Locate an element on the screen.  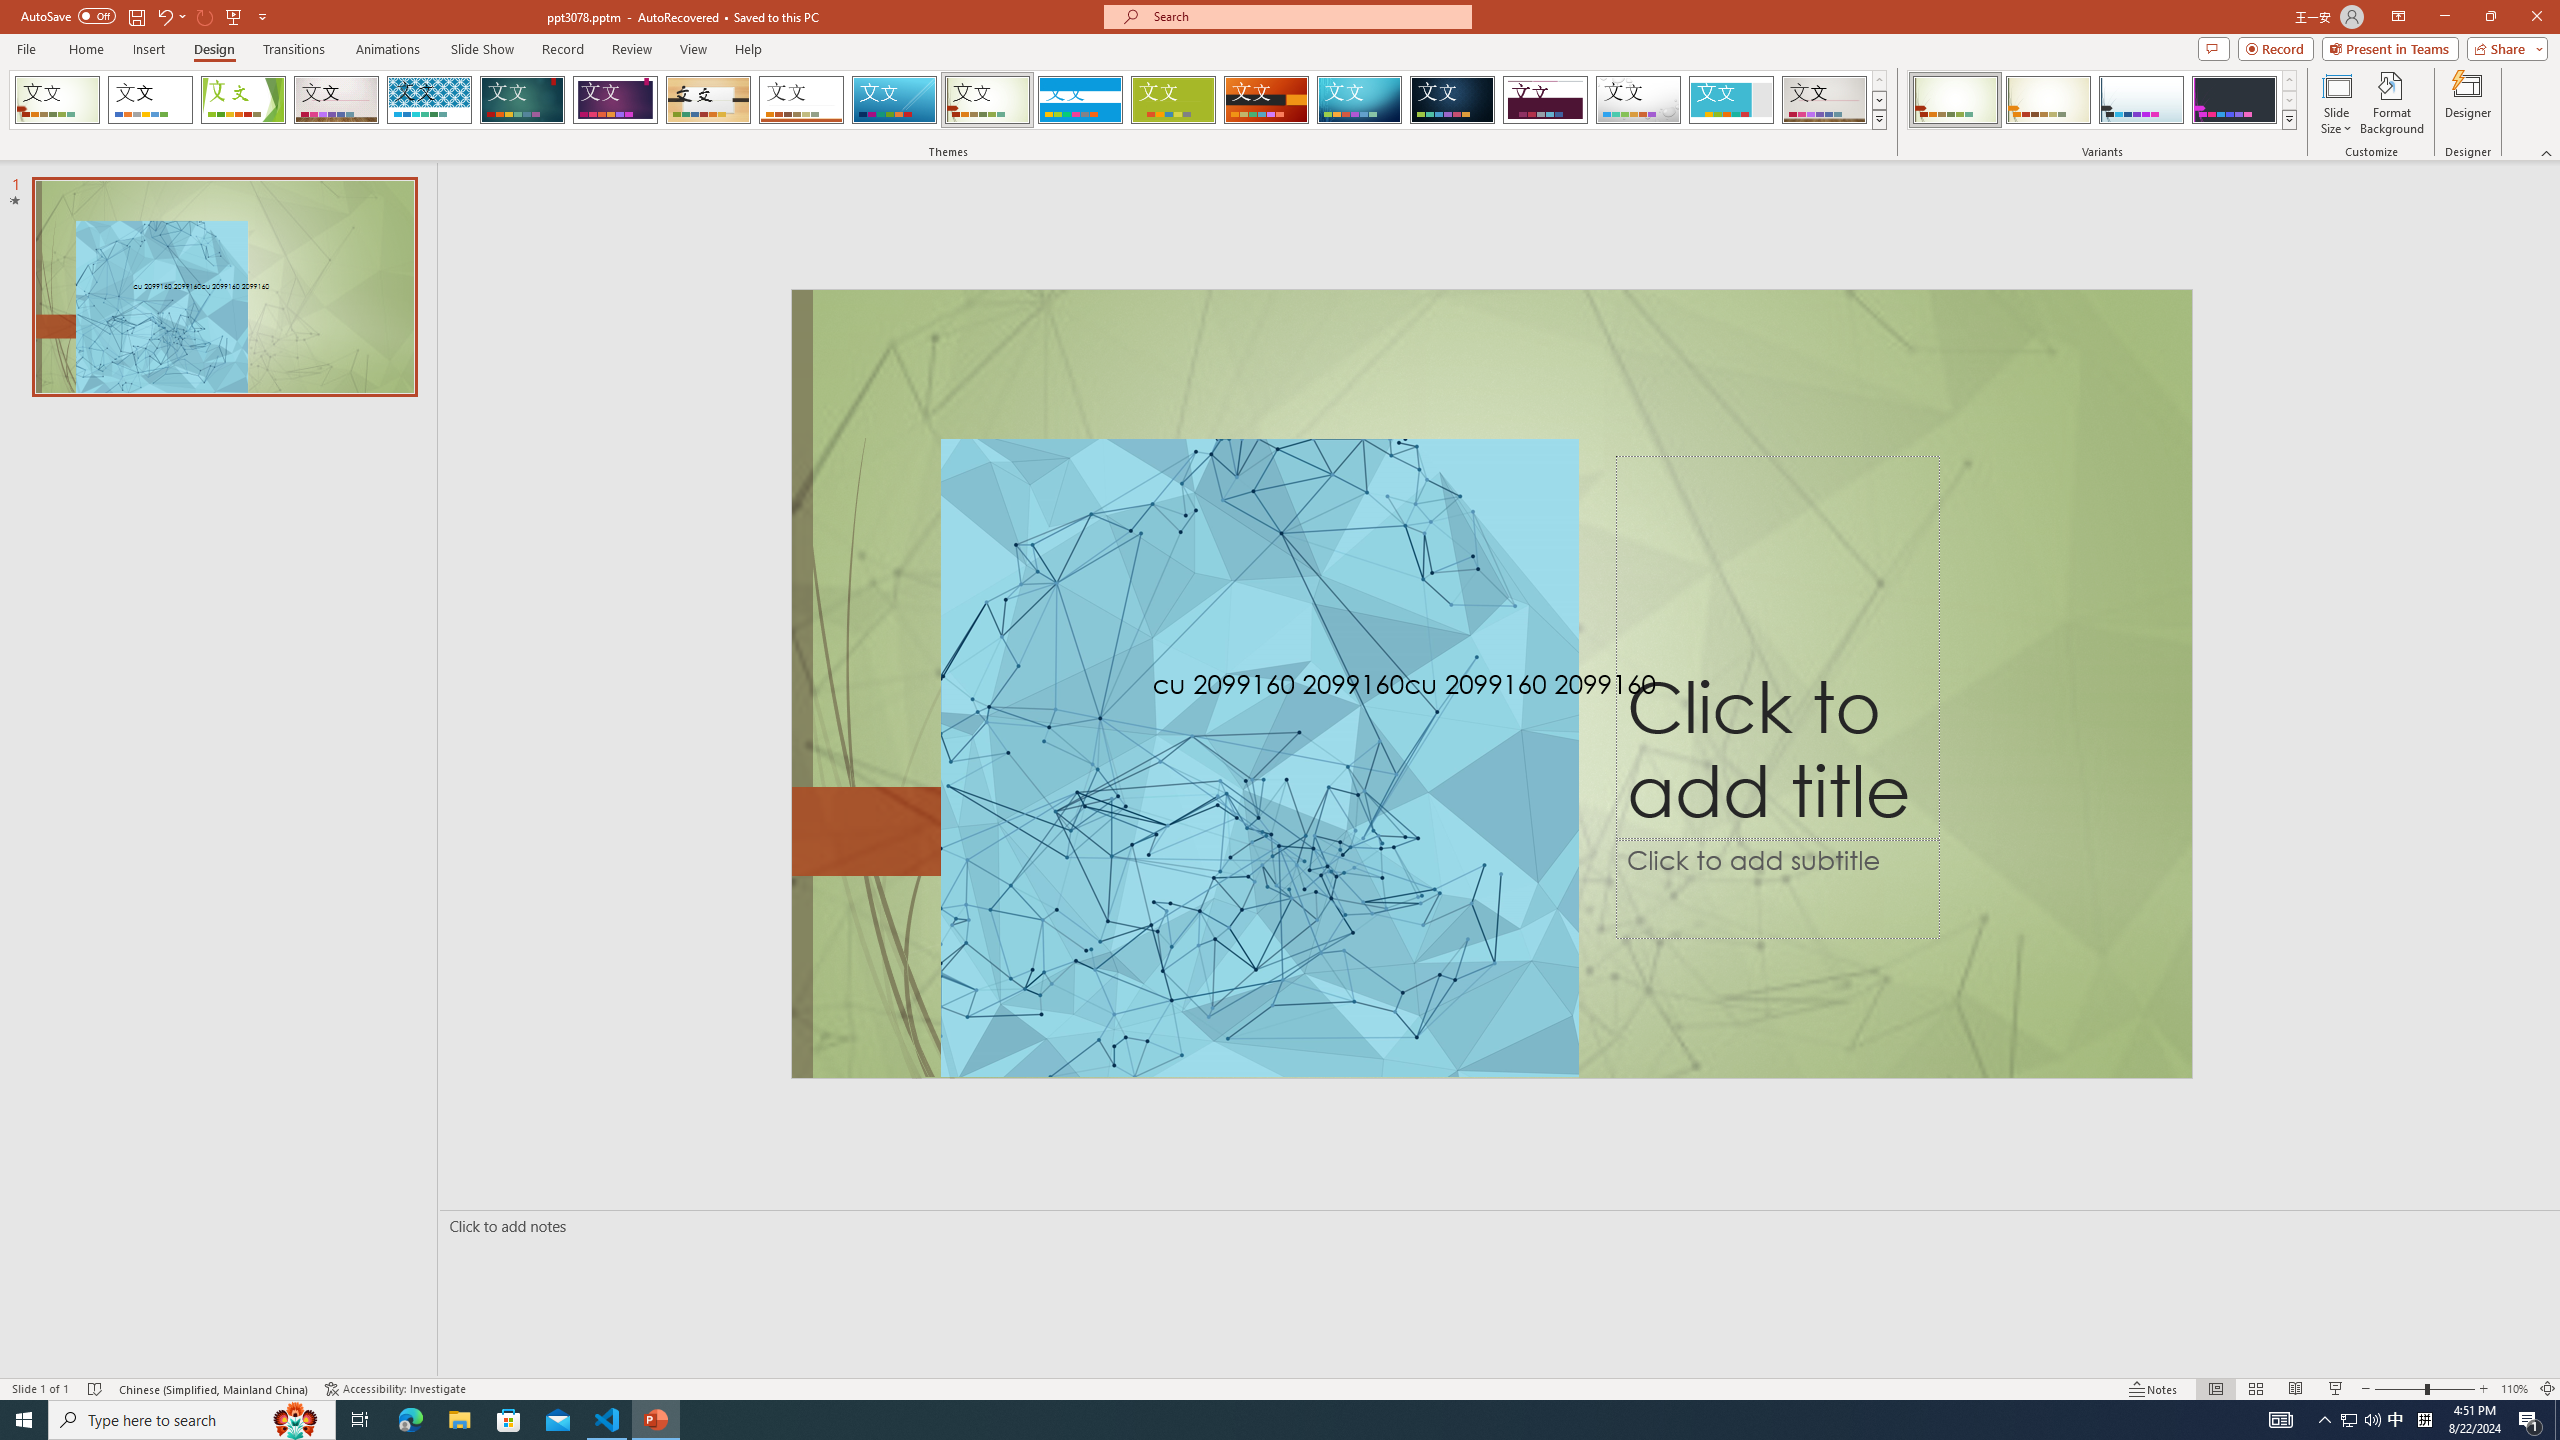
'Wisp Variant 4' is located at coordinates (2233, 99).